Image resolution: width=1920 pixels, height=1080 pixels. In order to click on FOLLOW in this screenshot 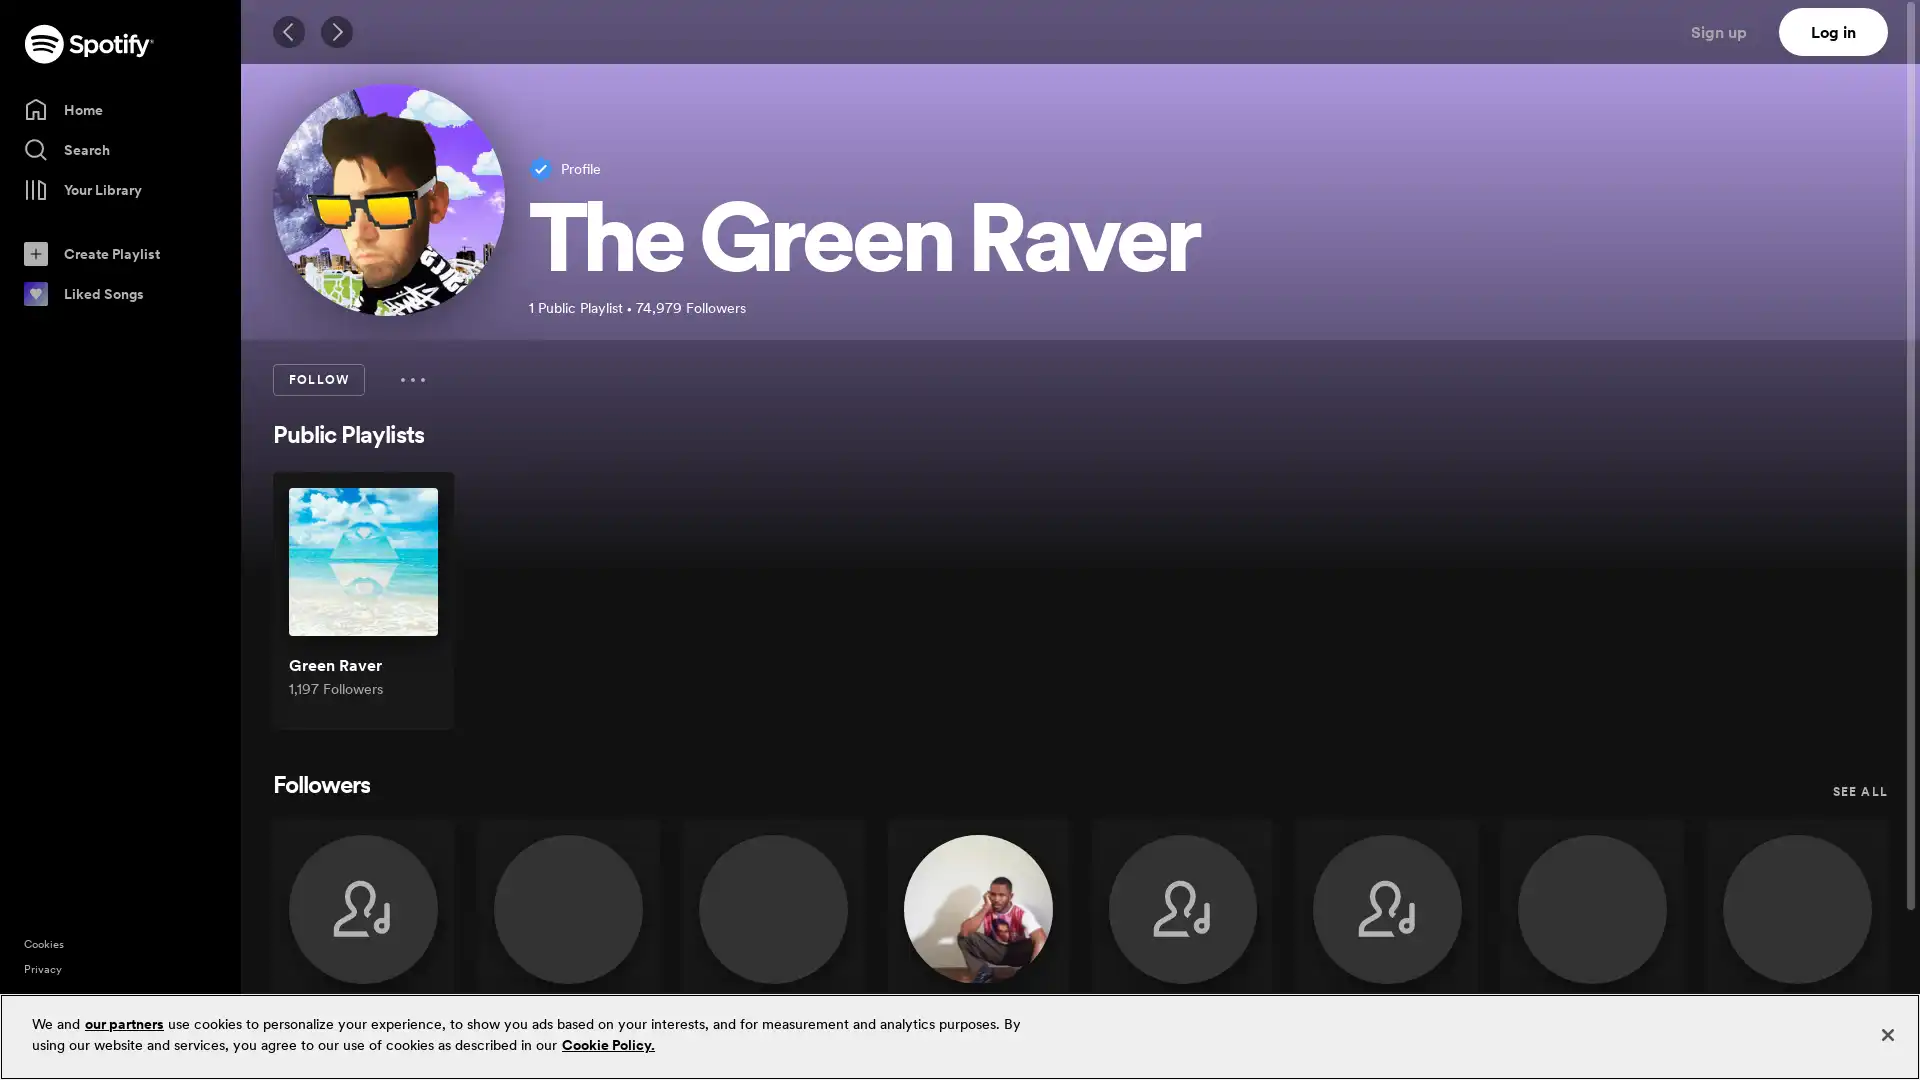, I will do `click(317, 380)`.